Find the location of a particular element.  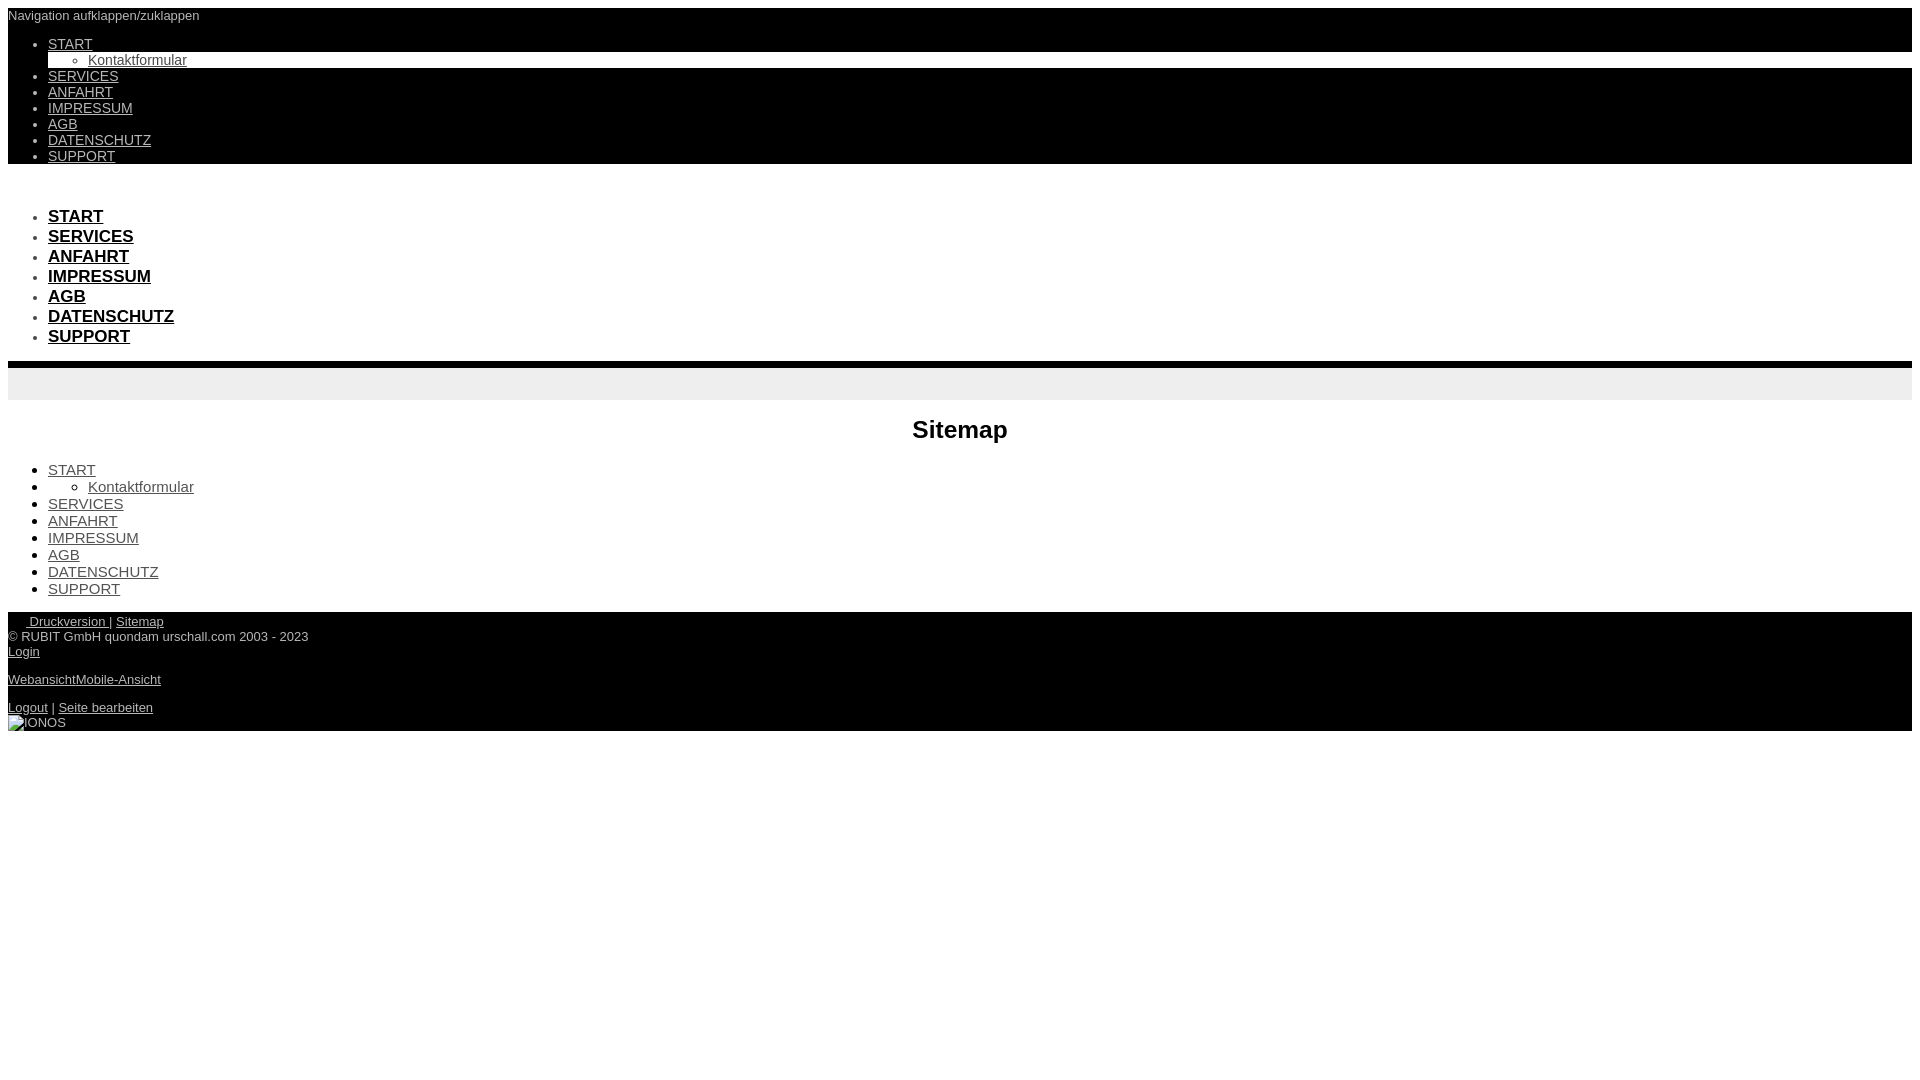

'SUPPORT' is located at coordinates (82, 587).